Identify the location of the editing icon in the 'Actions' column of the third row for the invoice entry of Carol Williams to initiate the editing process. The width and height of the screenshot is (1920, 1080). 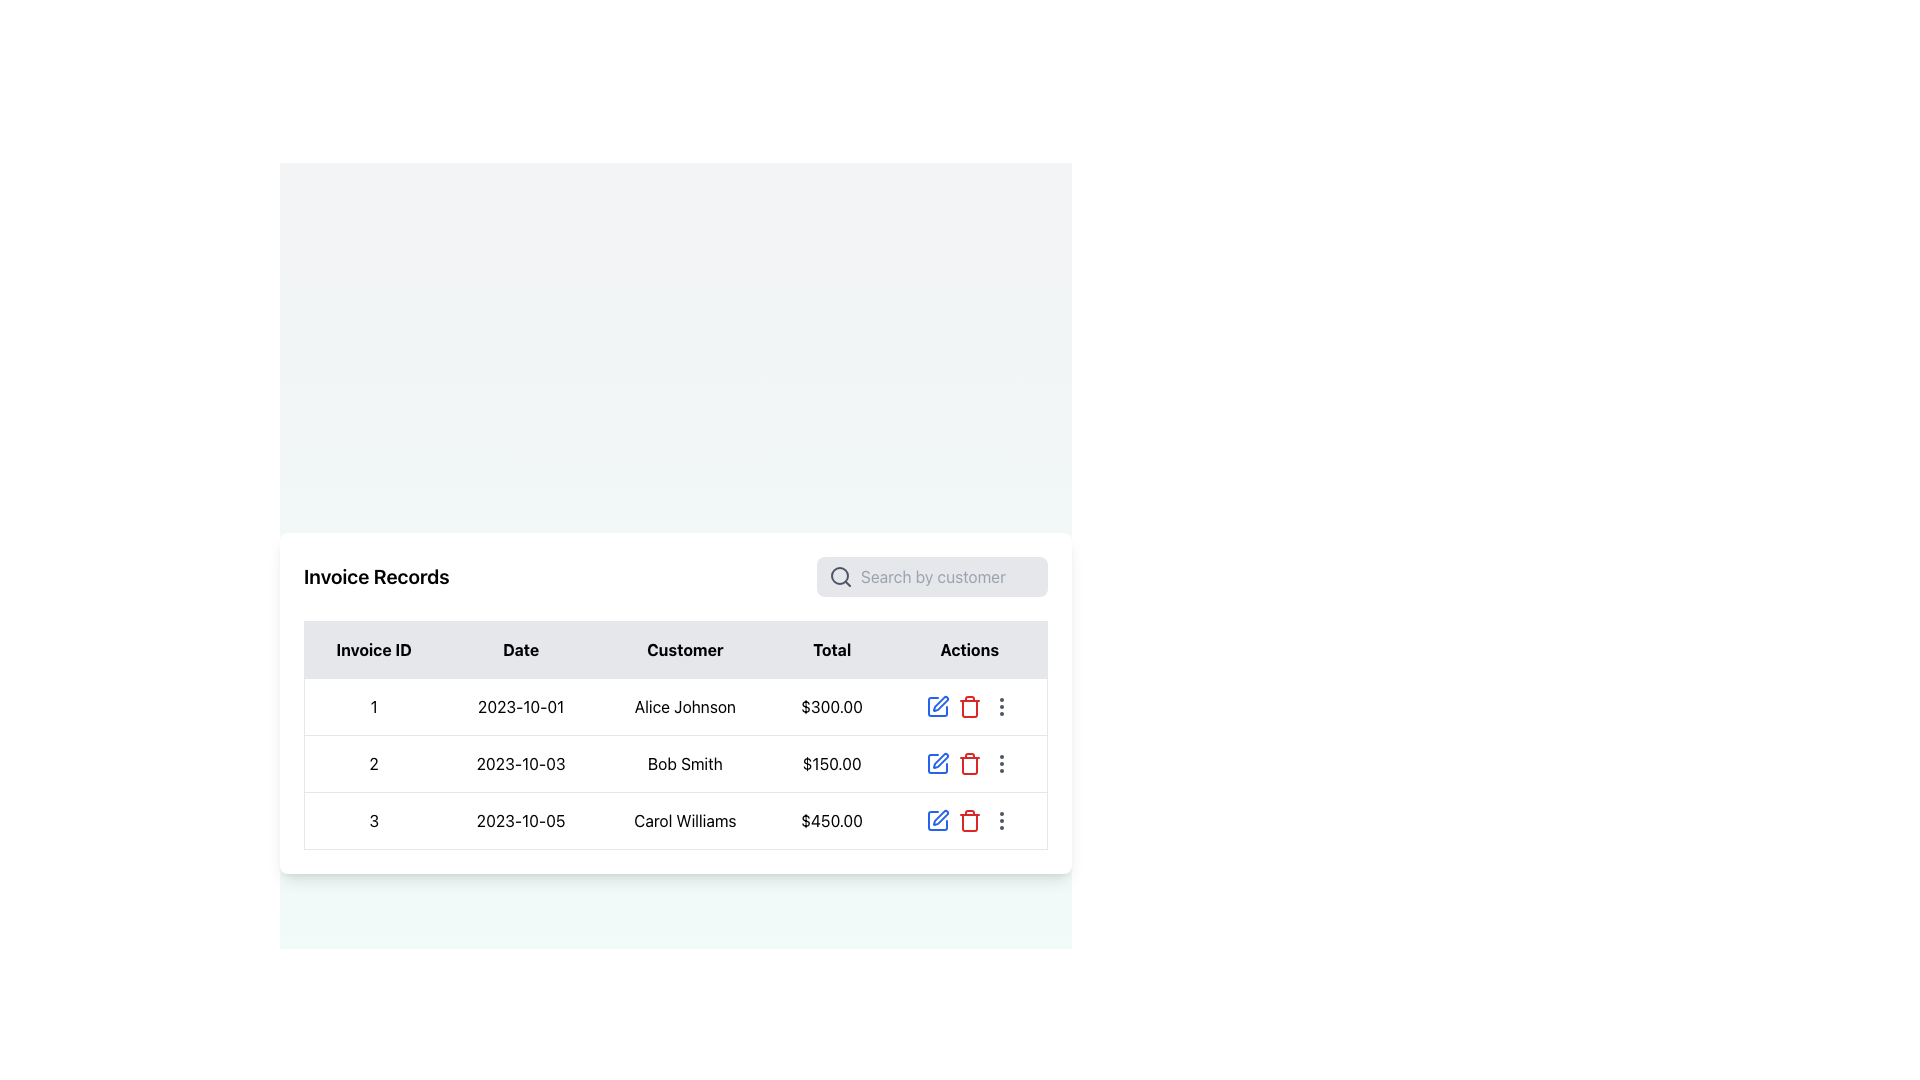
(939, 817).